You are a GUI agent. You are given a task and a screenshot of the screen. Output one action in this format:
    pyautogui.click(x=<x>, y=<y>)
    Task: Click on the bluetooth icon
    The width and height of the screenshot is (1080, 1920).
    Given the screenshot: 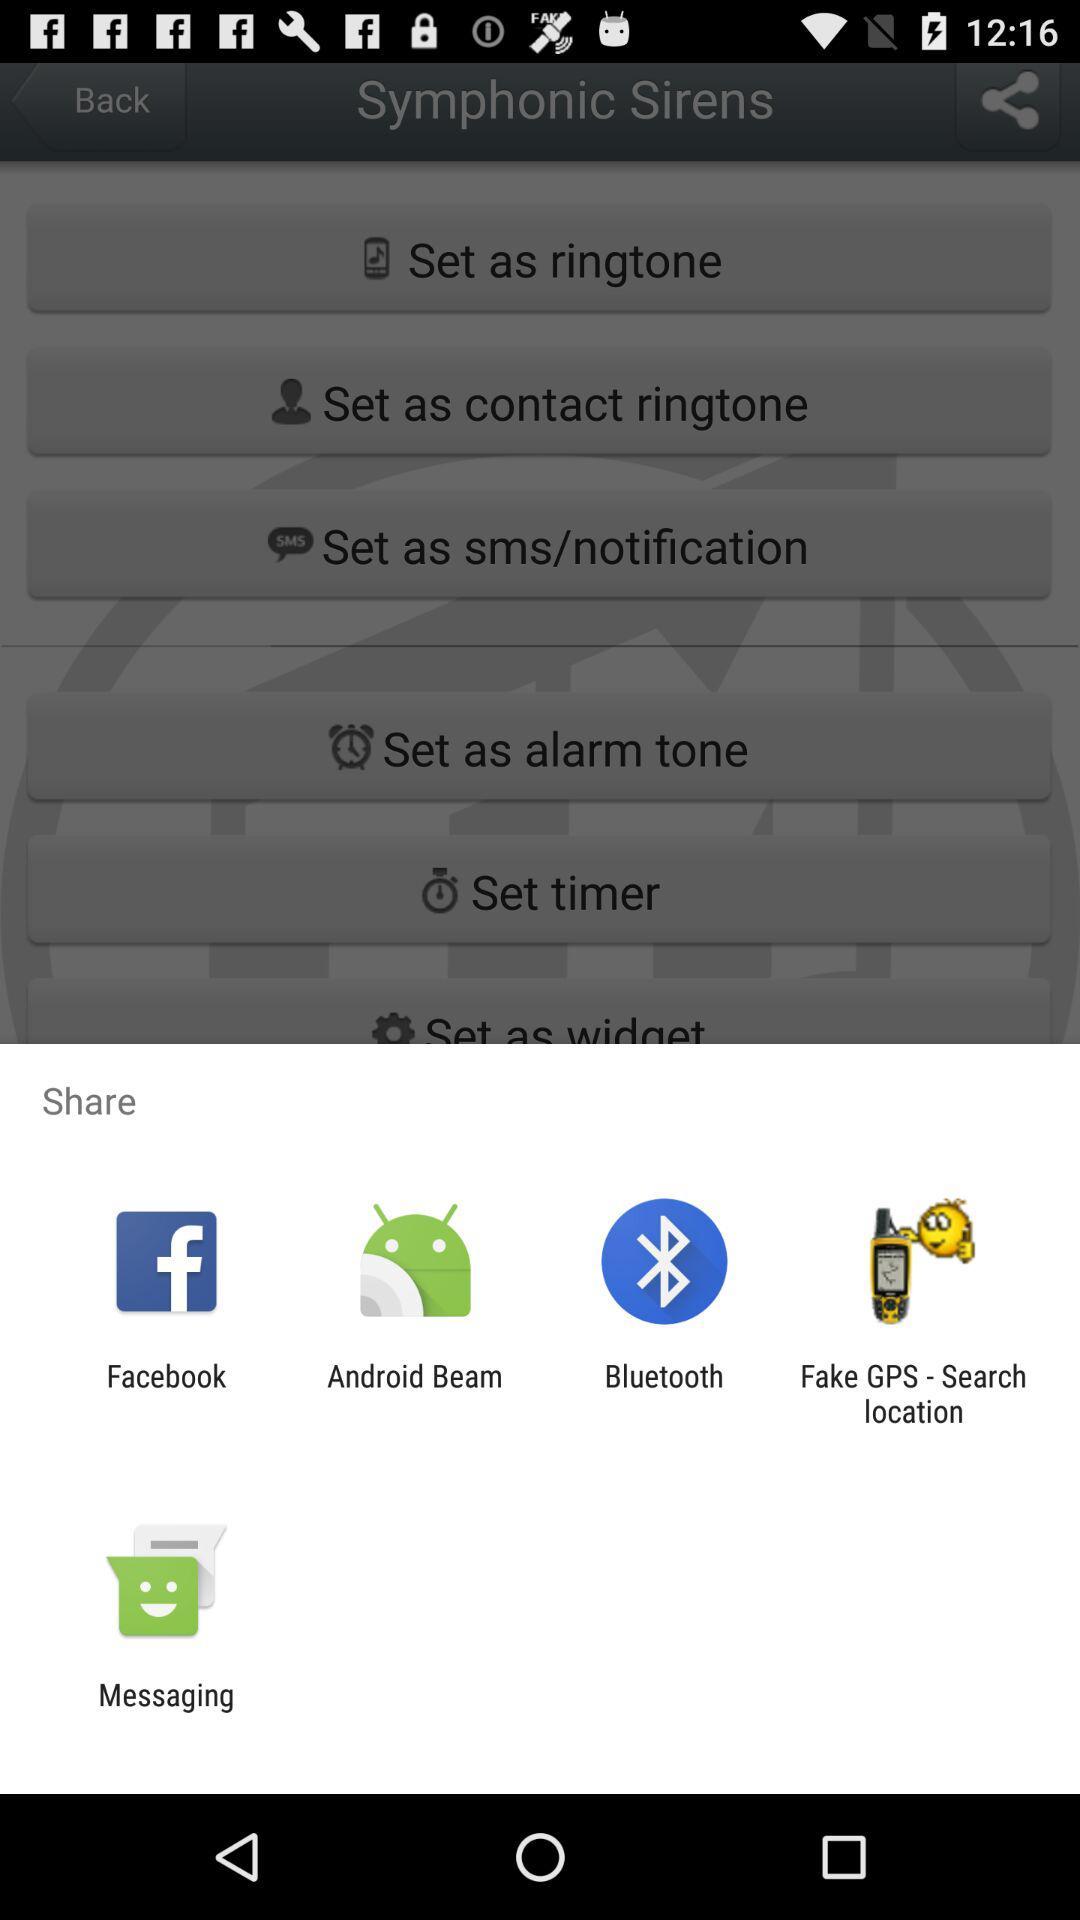 What is the action you would take?
    pyautogui.click(x=664, y=1392)
    